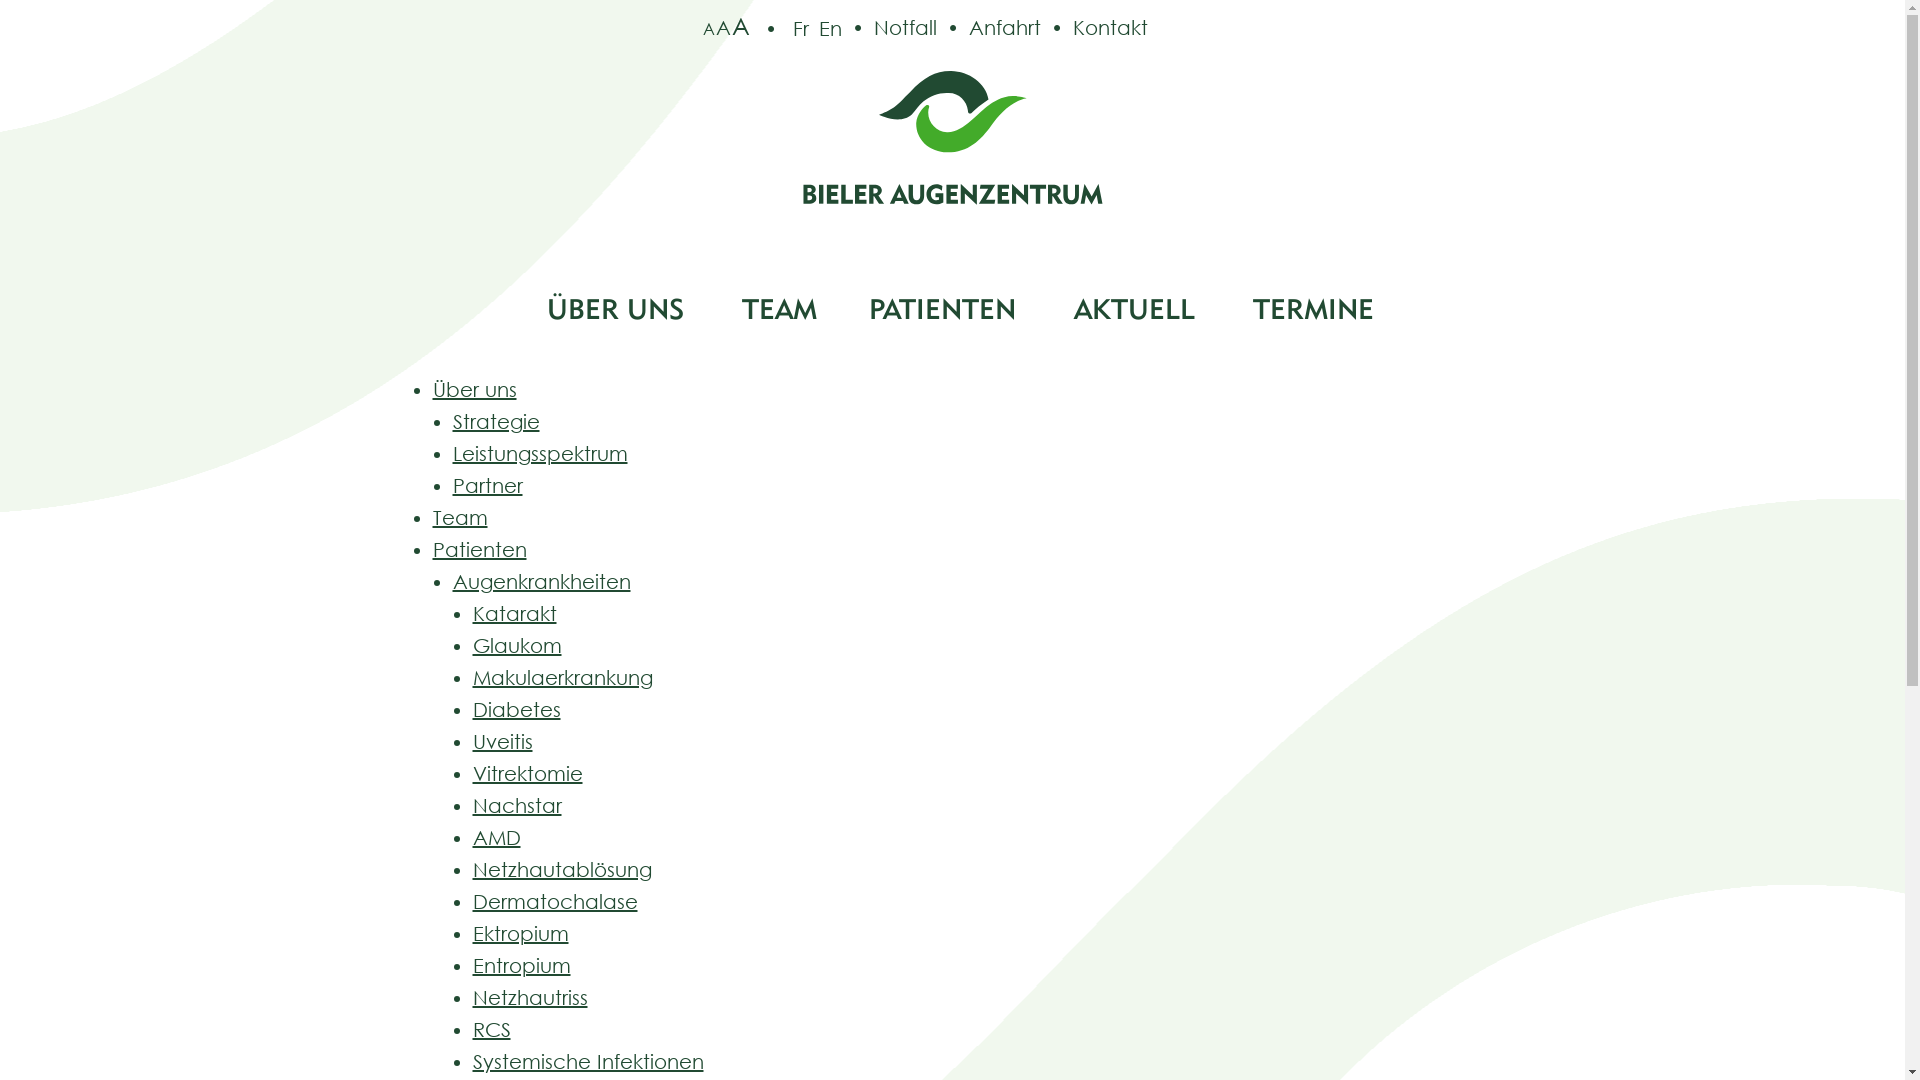 Image resolution: width=1920 pixels, height=1080 pixels. What do you see at coordinates (722, 27) in the screenshot?
I see `'A'` at bounding box center [722, 27].